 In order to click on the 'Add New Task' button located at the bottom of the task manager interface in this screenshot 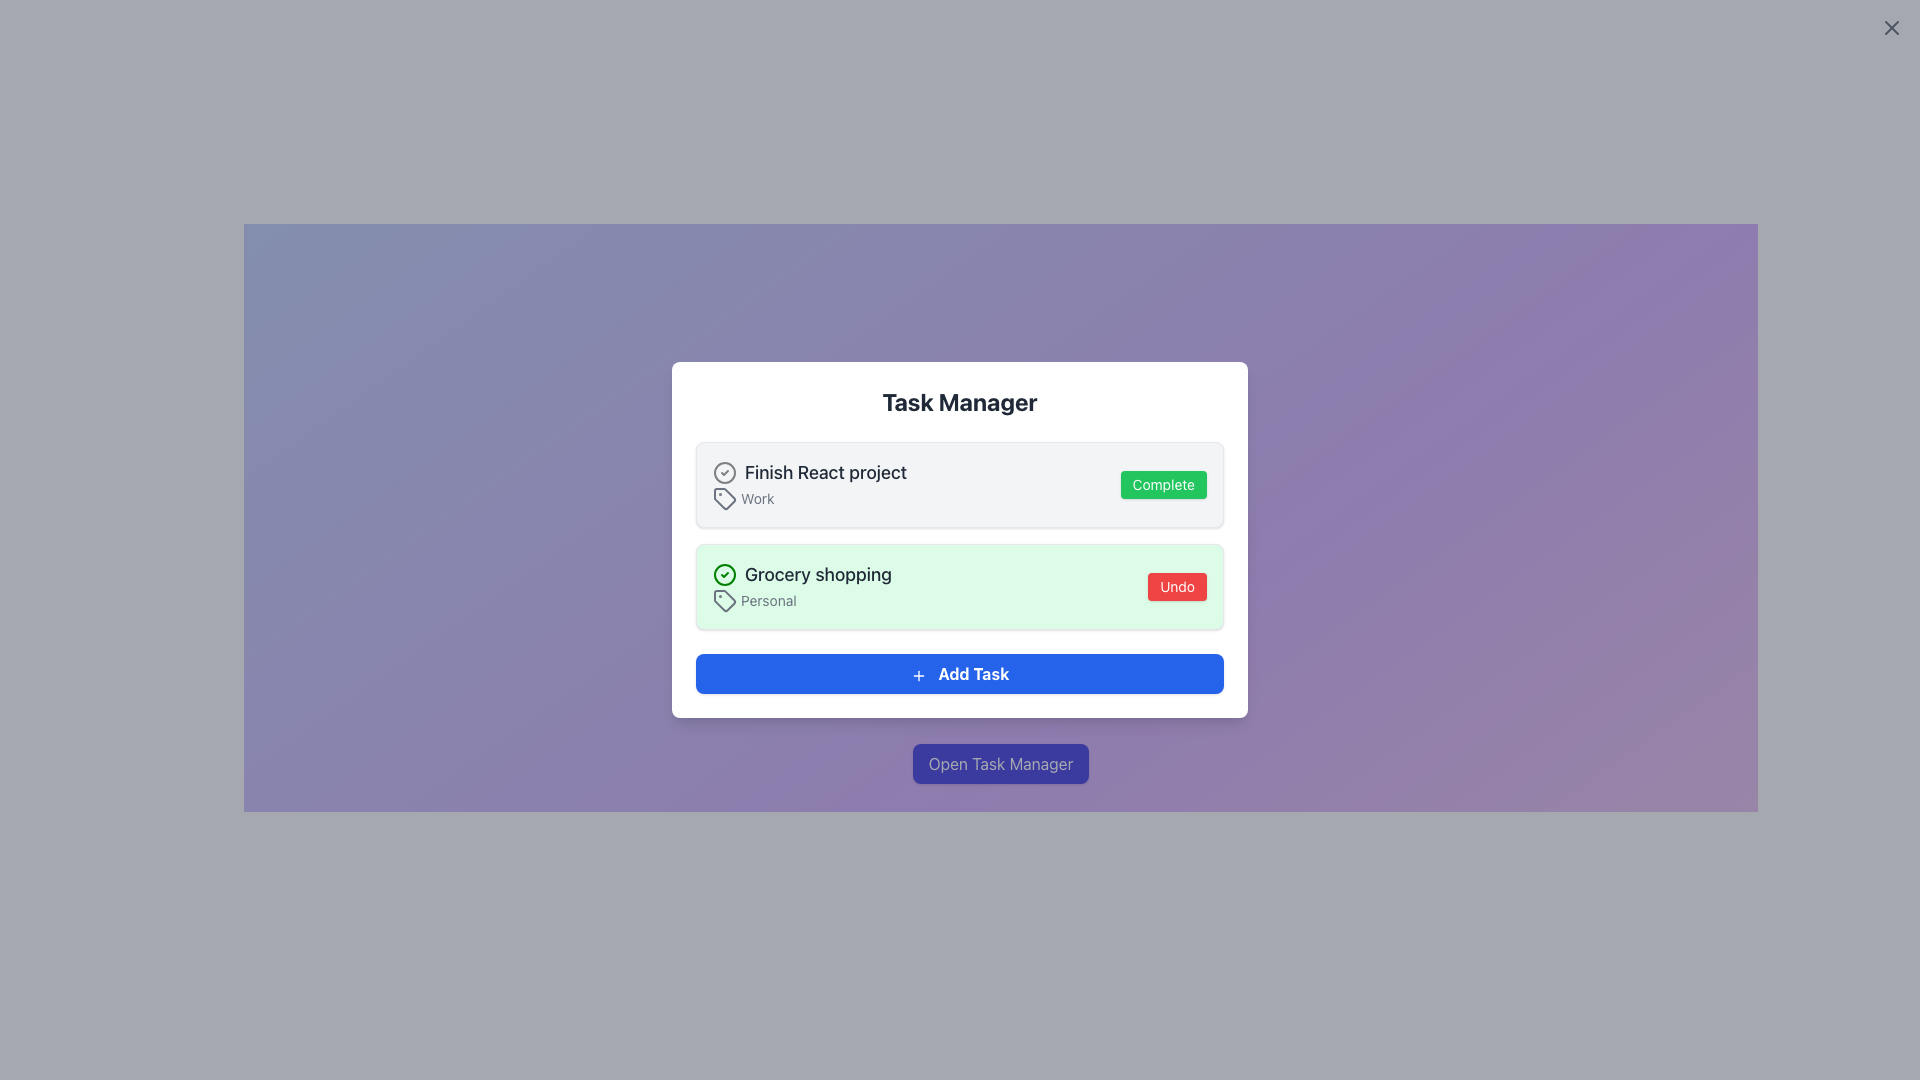, I will do `click(960, 674)`.